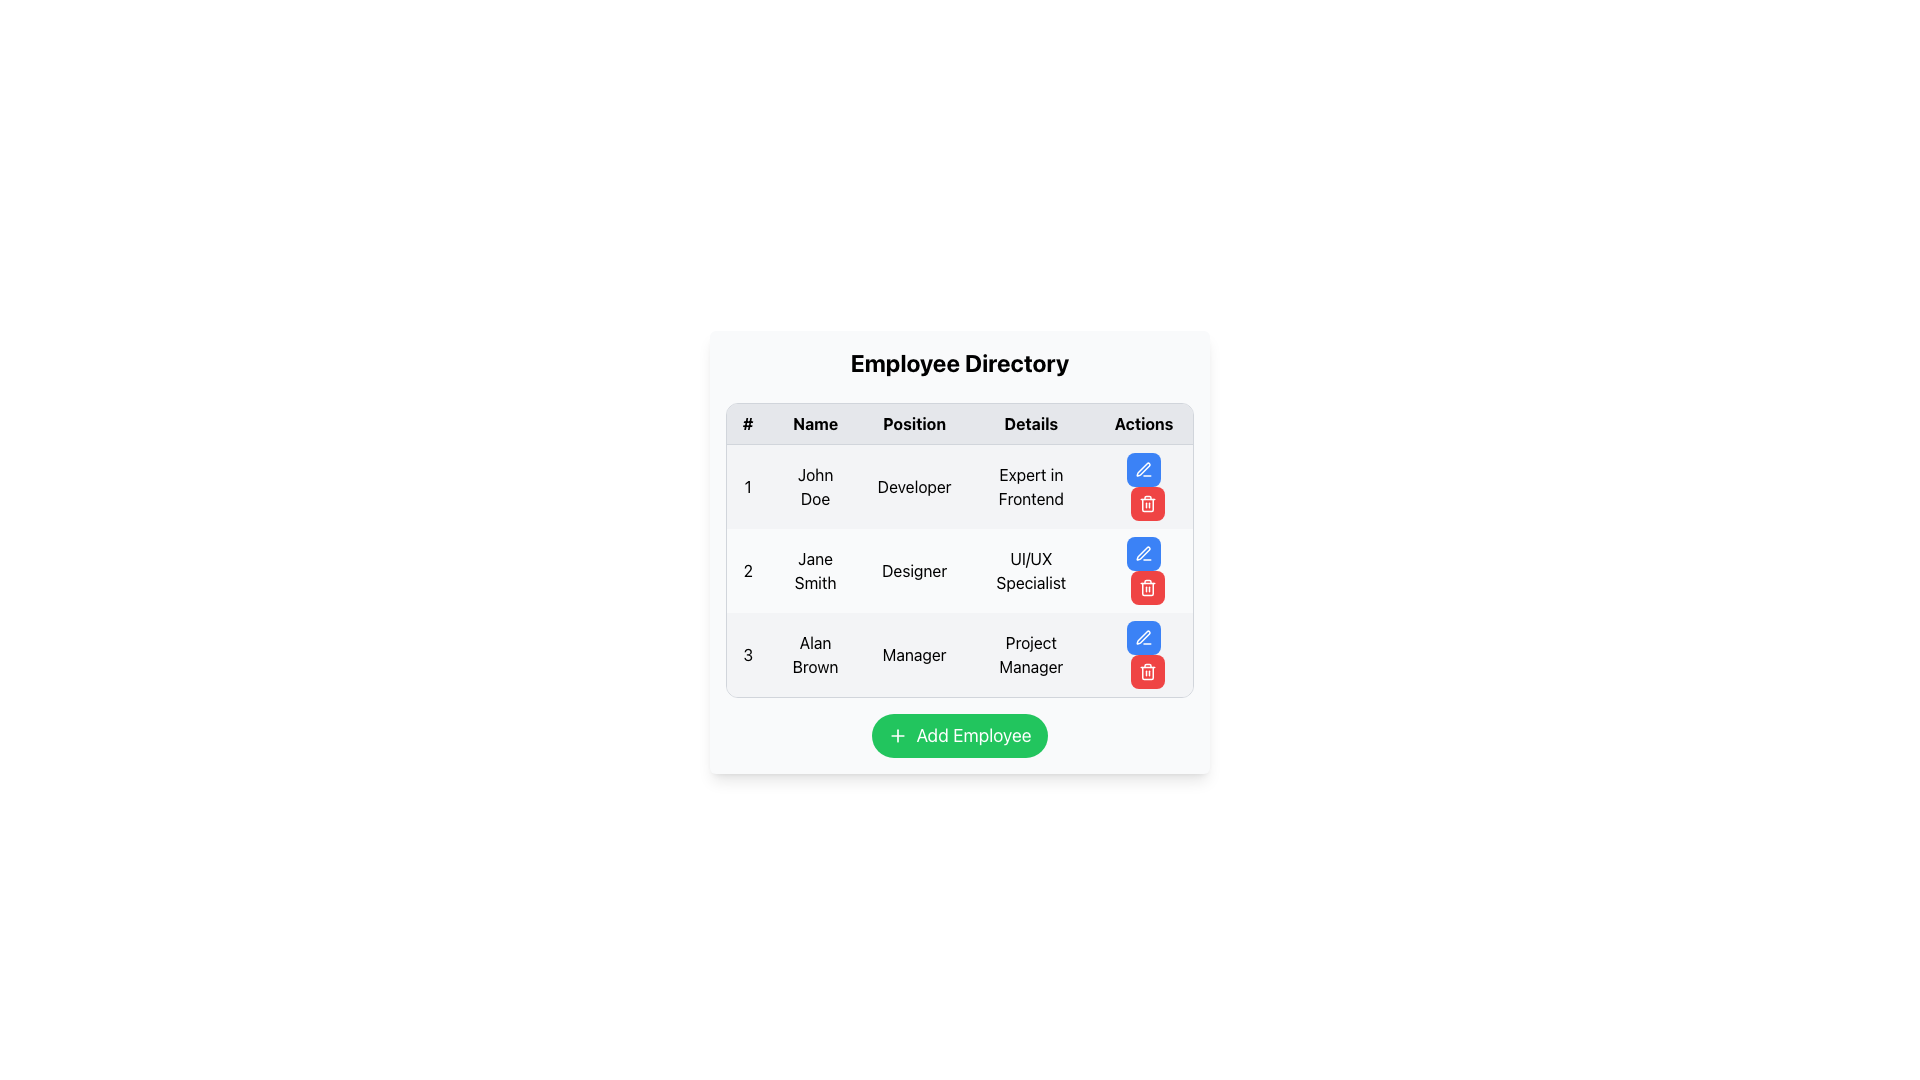  I want to click on the trash icon button in the 'Actions' column of the second row in the 'Employee Directory' table, so click(1148, 586).